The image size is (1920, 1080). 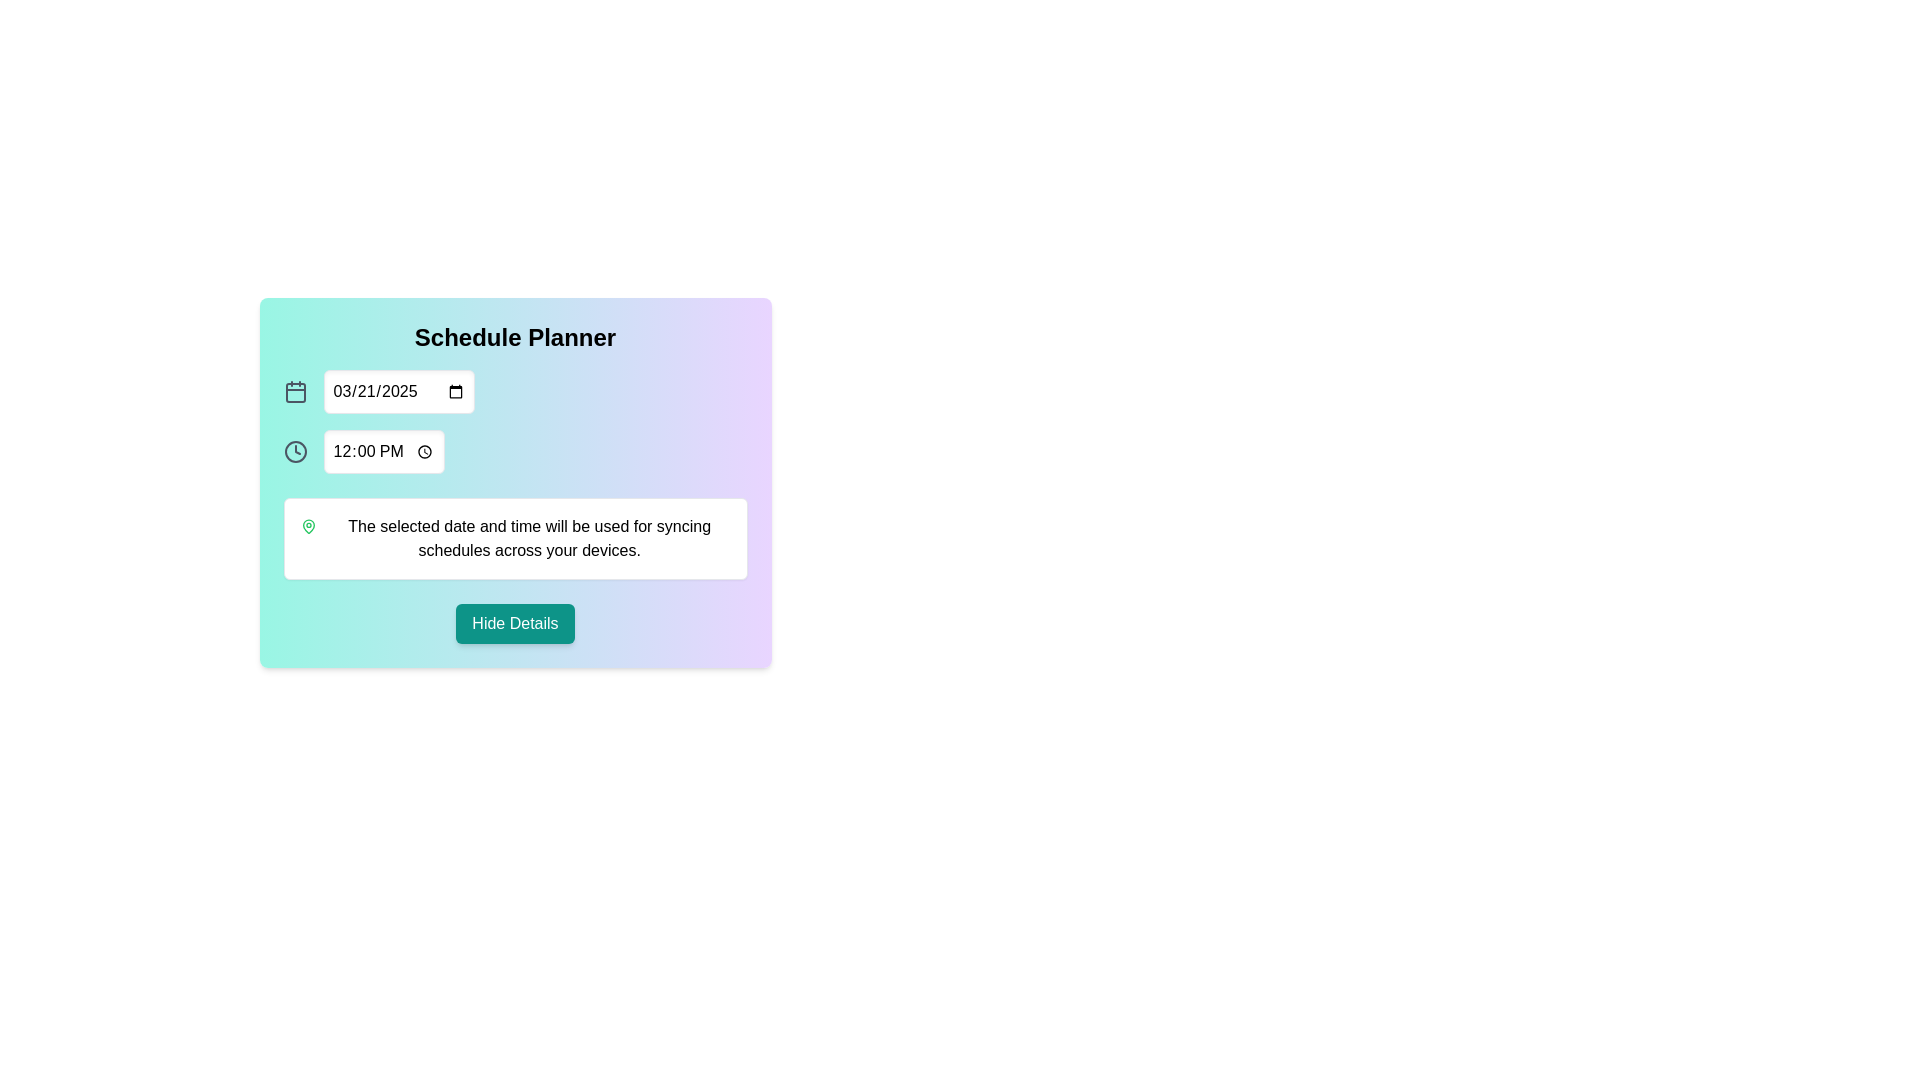 I want to click on the Time input field, which is a rectangular field with a light border and shadowed inner styling containing the text '12:00 PM', located to the right of a clock icon, so click(x=384, y=451).